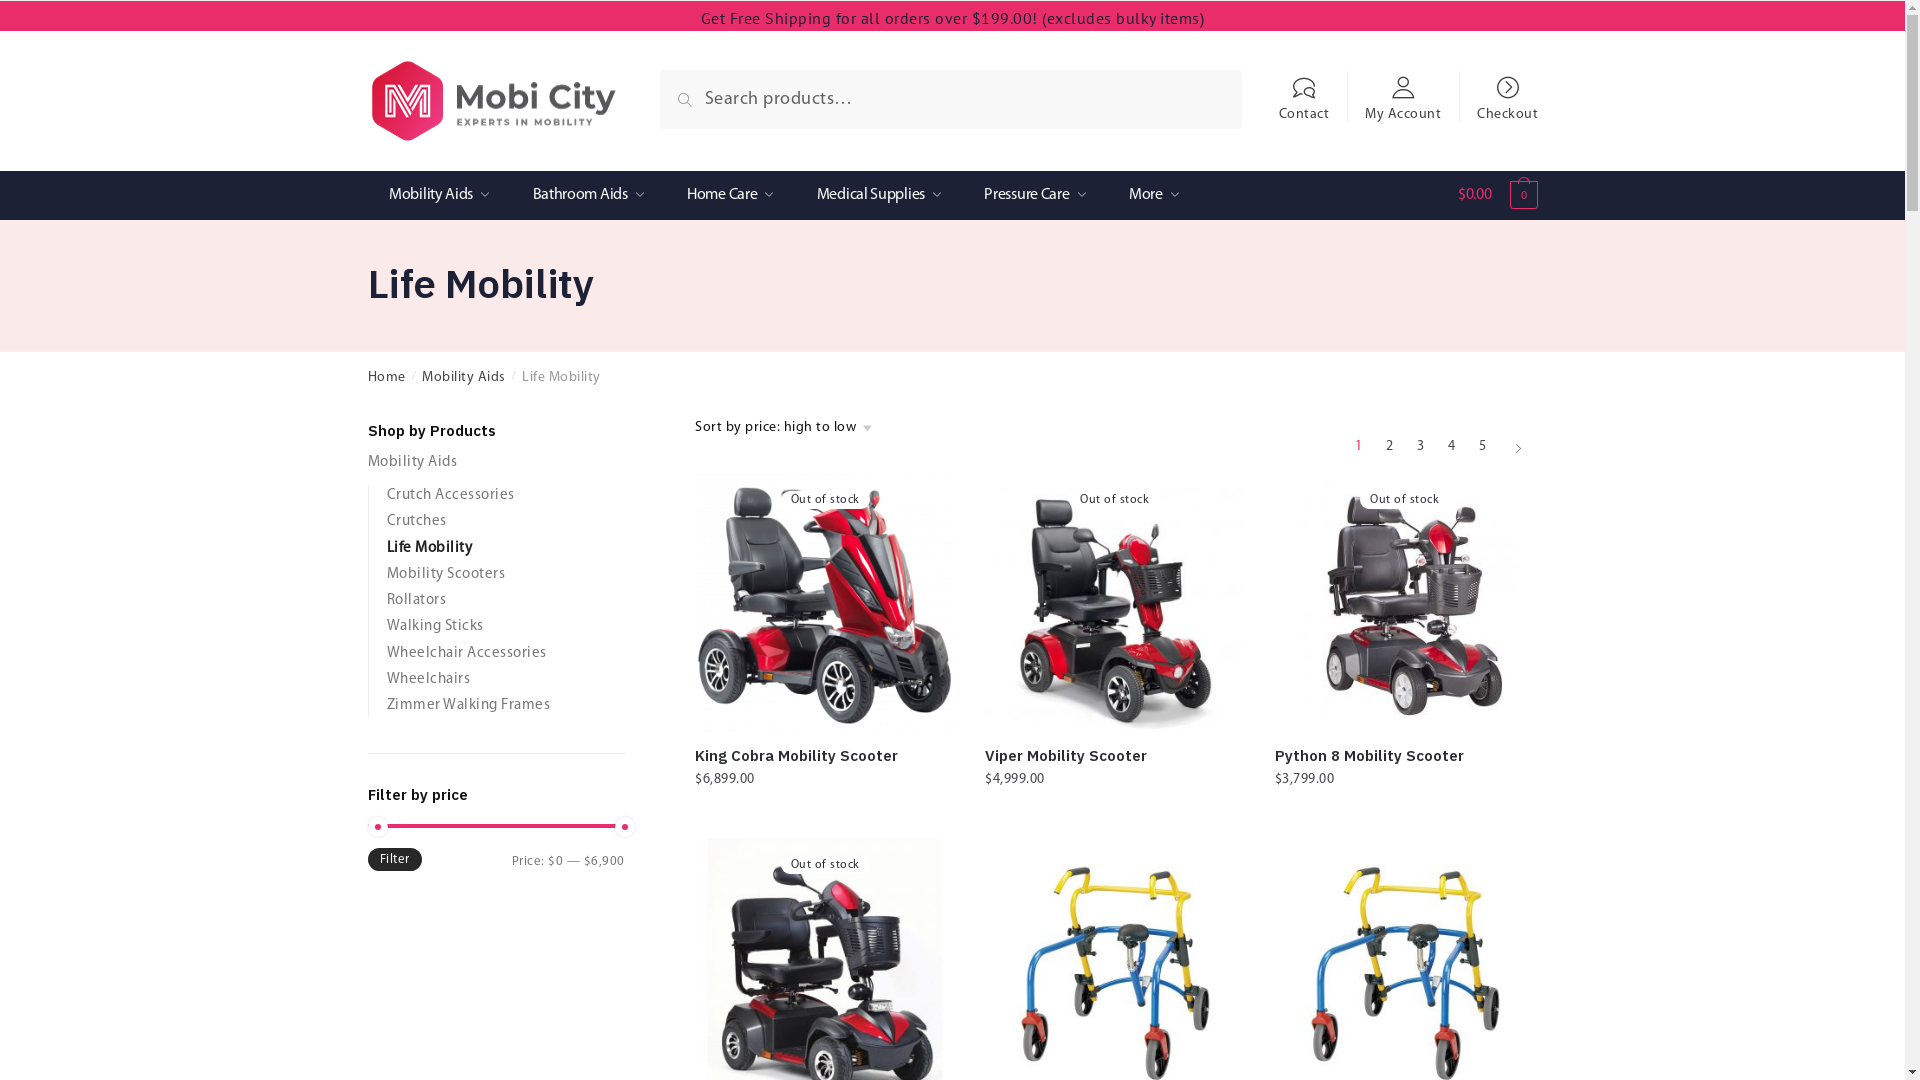 The height and width of the screenshot is (1080, 1920). Describe the element at coordinates (1507, 88) in the screenshot. I see `'Checkout'` at that location.